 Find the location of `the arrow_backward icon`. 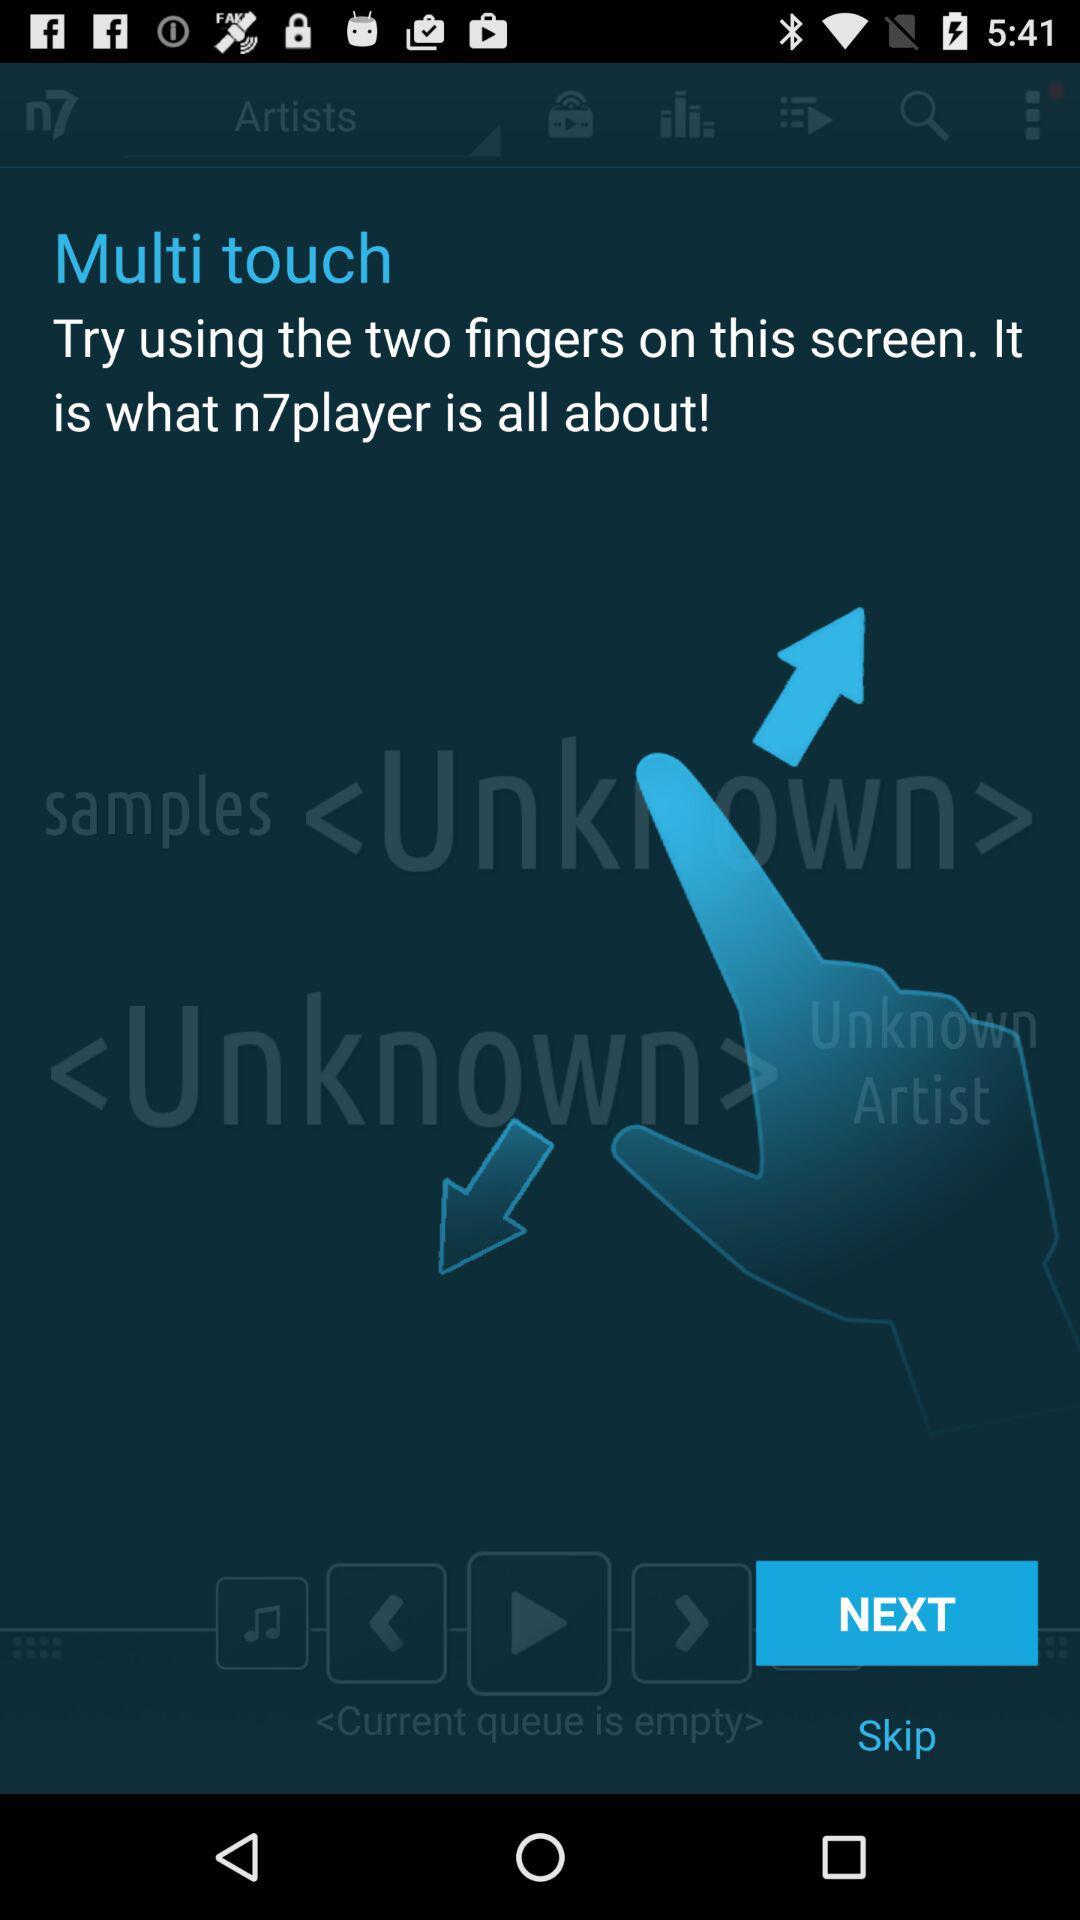

the arrow_backward icon is located at coordinates (386, 1736).